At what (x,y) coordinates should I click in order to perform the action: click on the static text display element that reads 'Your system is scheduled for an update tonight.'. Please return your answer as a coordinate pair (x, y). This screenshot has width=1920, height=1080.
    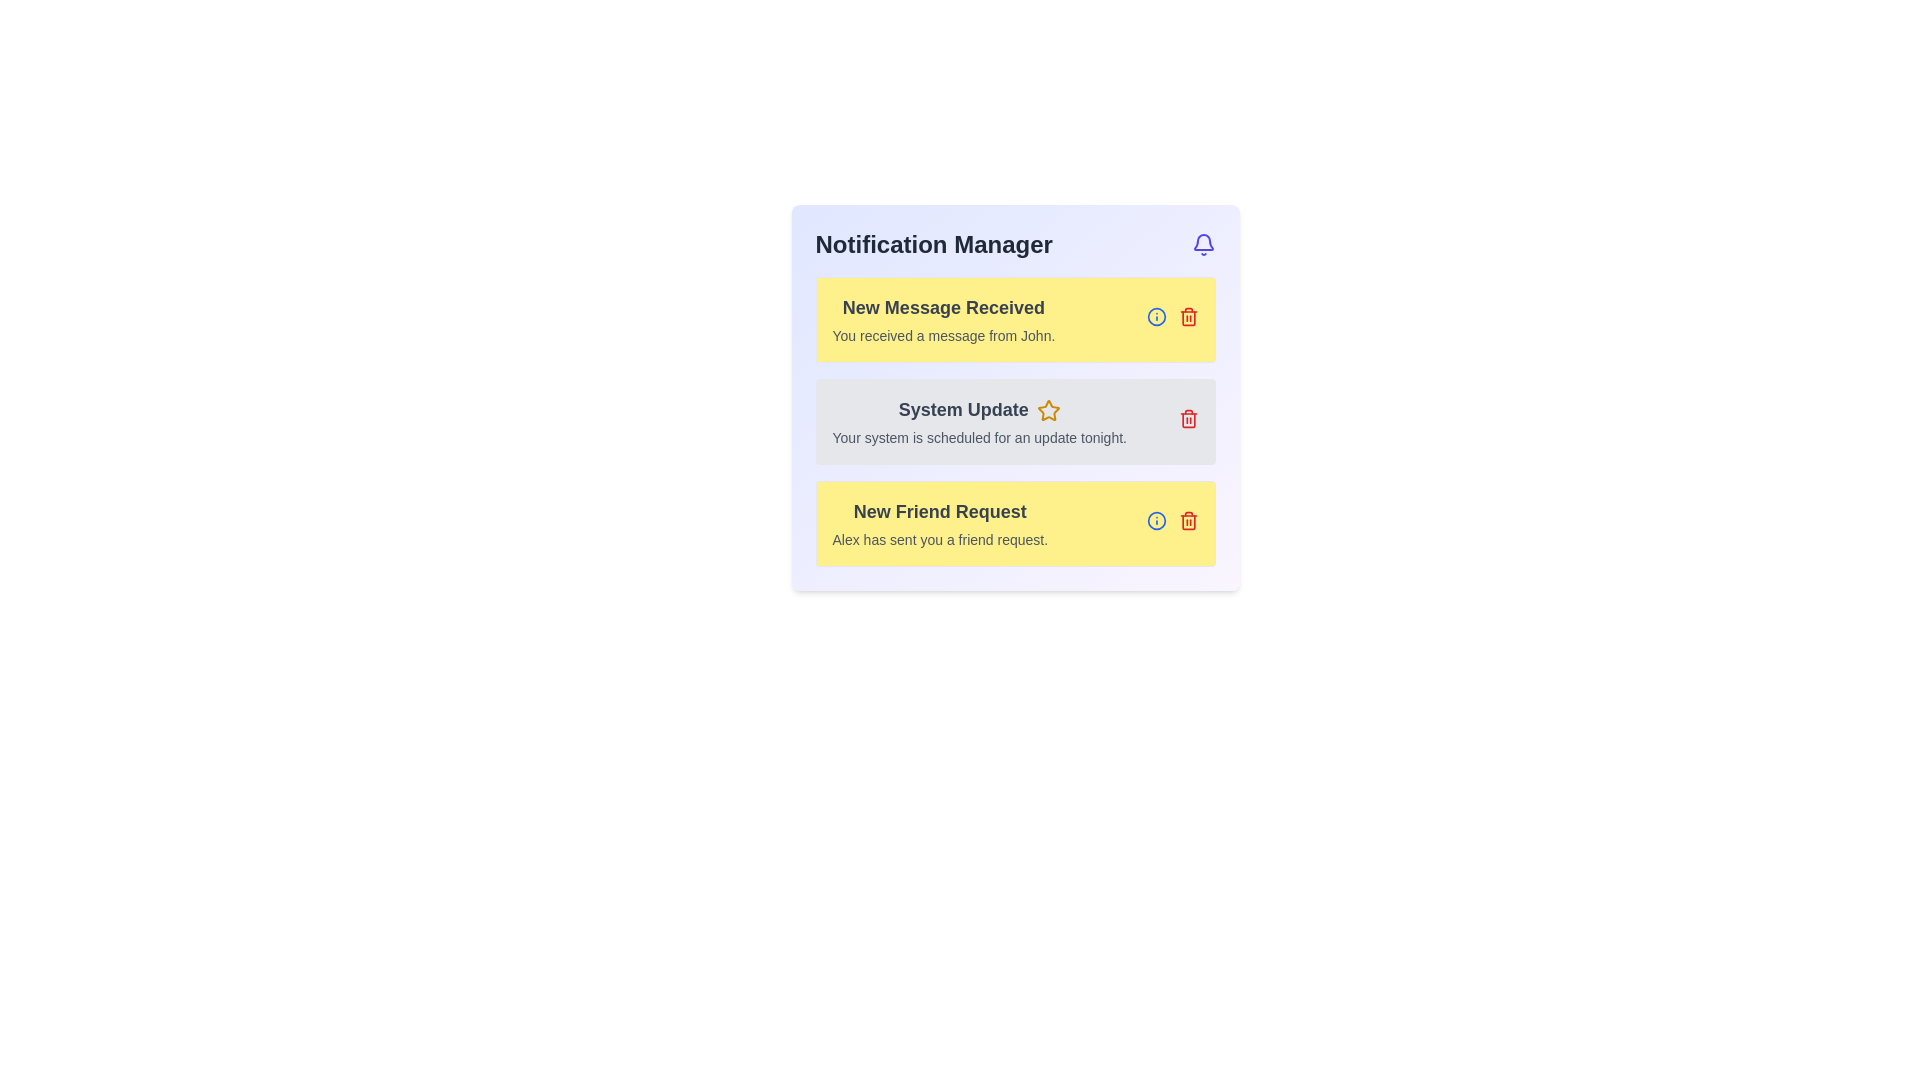
    Looking at the image, I should click on (979, 437).